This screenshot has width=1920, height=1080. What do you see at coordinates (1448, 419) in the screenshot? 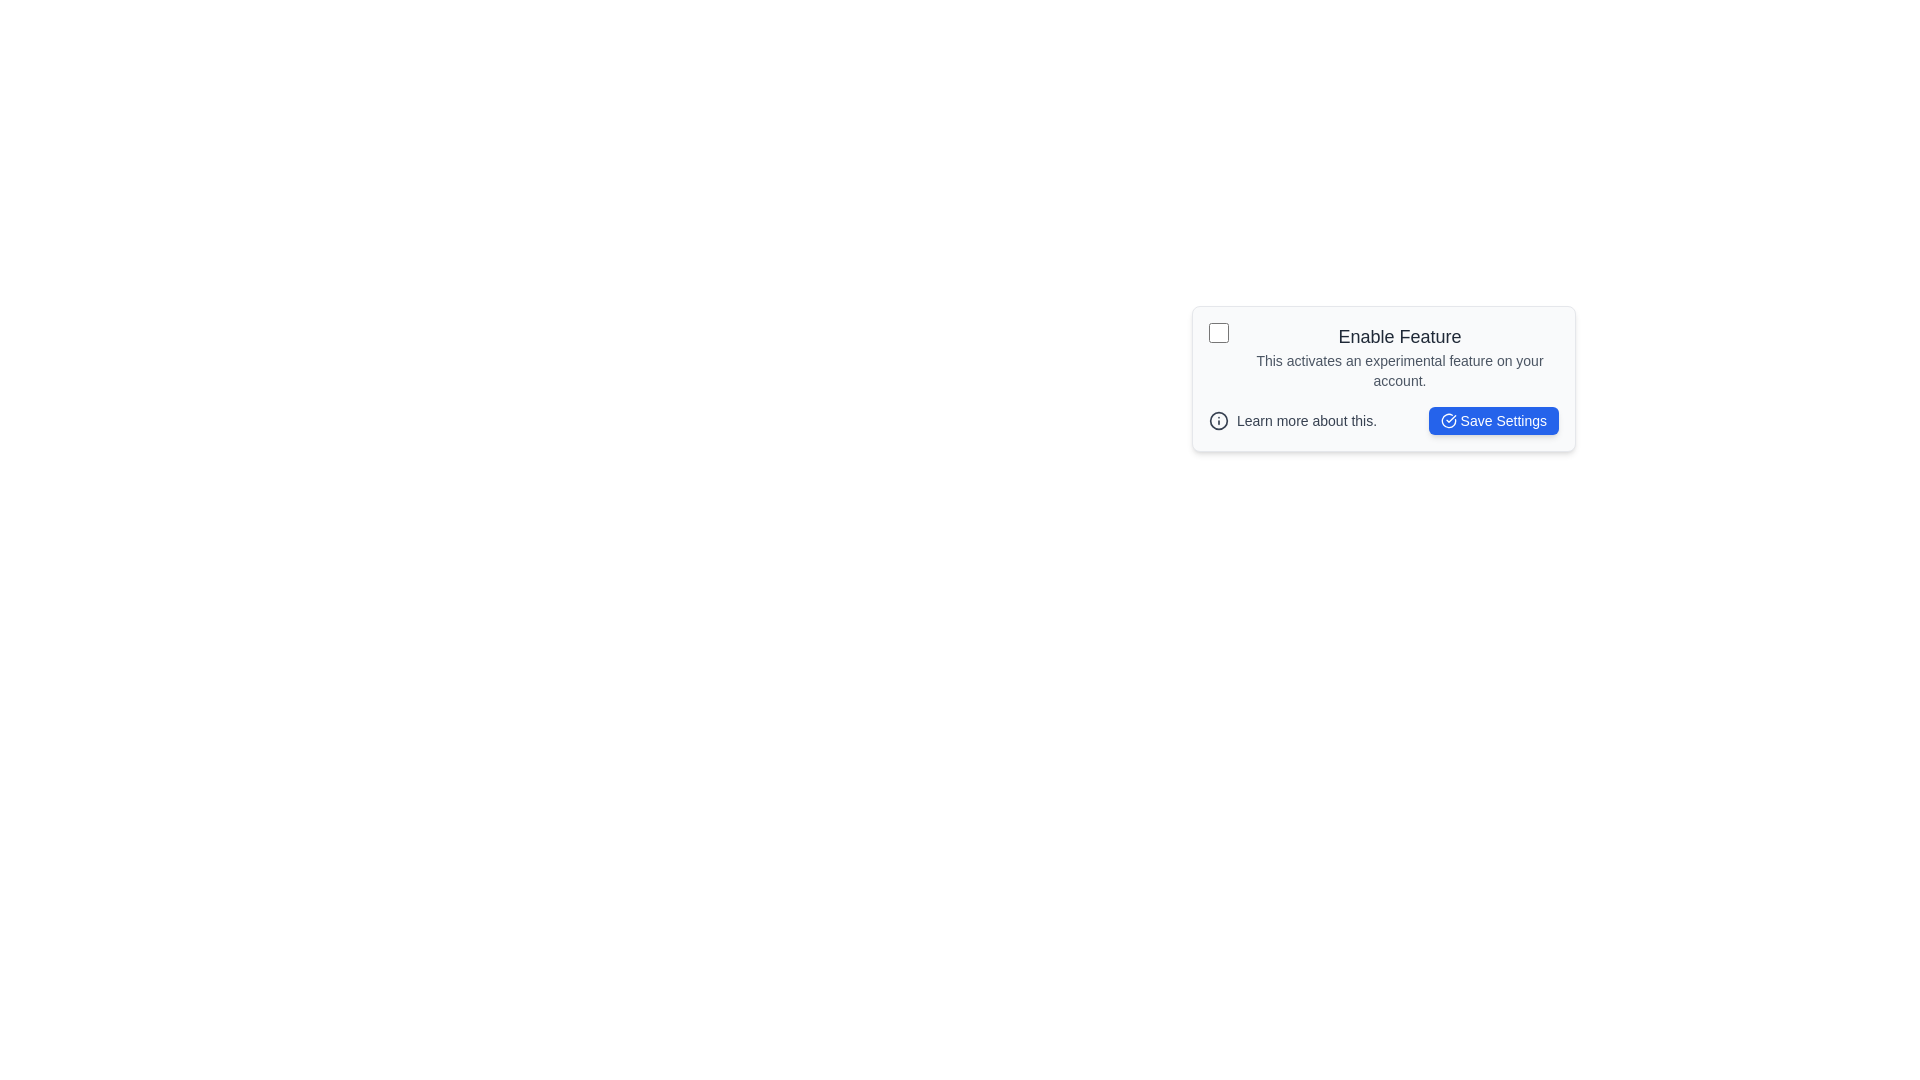
I see `the confirmation icon located to the left of the 'Save Settings' text within the 'Save Settings' button` at bounding box center [1448, 419].